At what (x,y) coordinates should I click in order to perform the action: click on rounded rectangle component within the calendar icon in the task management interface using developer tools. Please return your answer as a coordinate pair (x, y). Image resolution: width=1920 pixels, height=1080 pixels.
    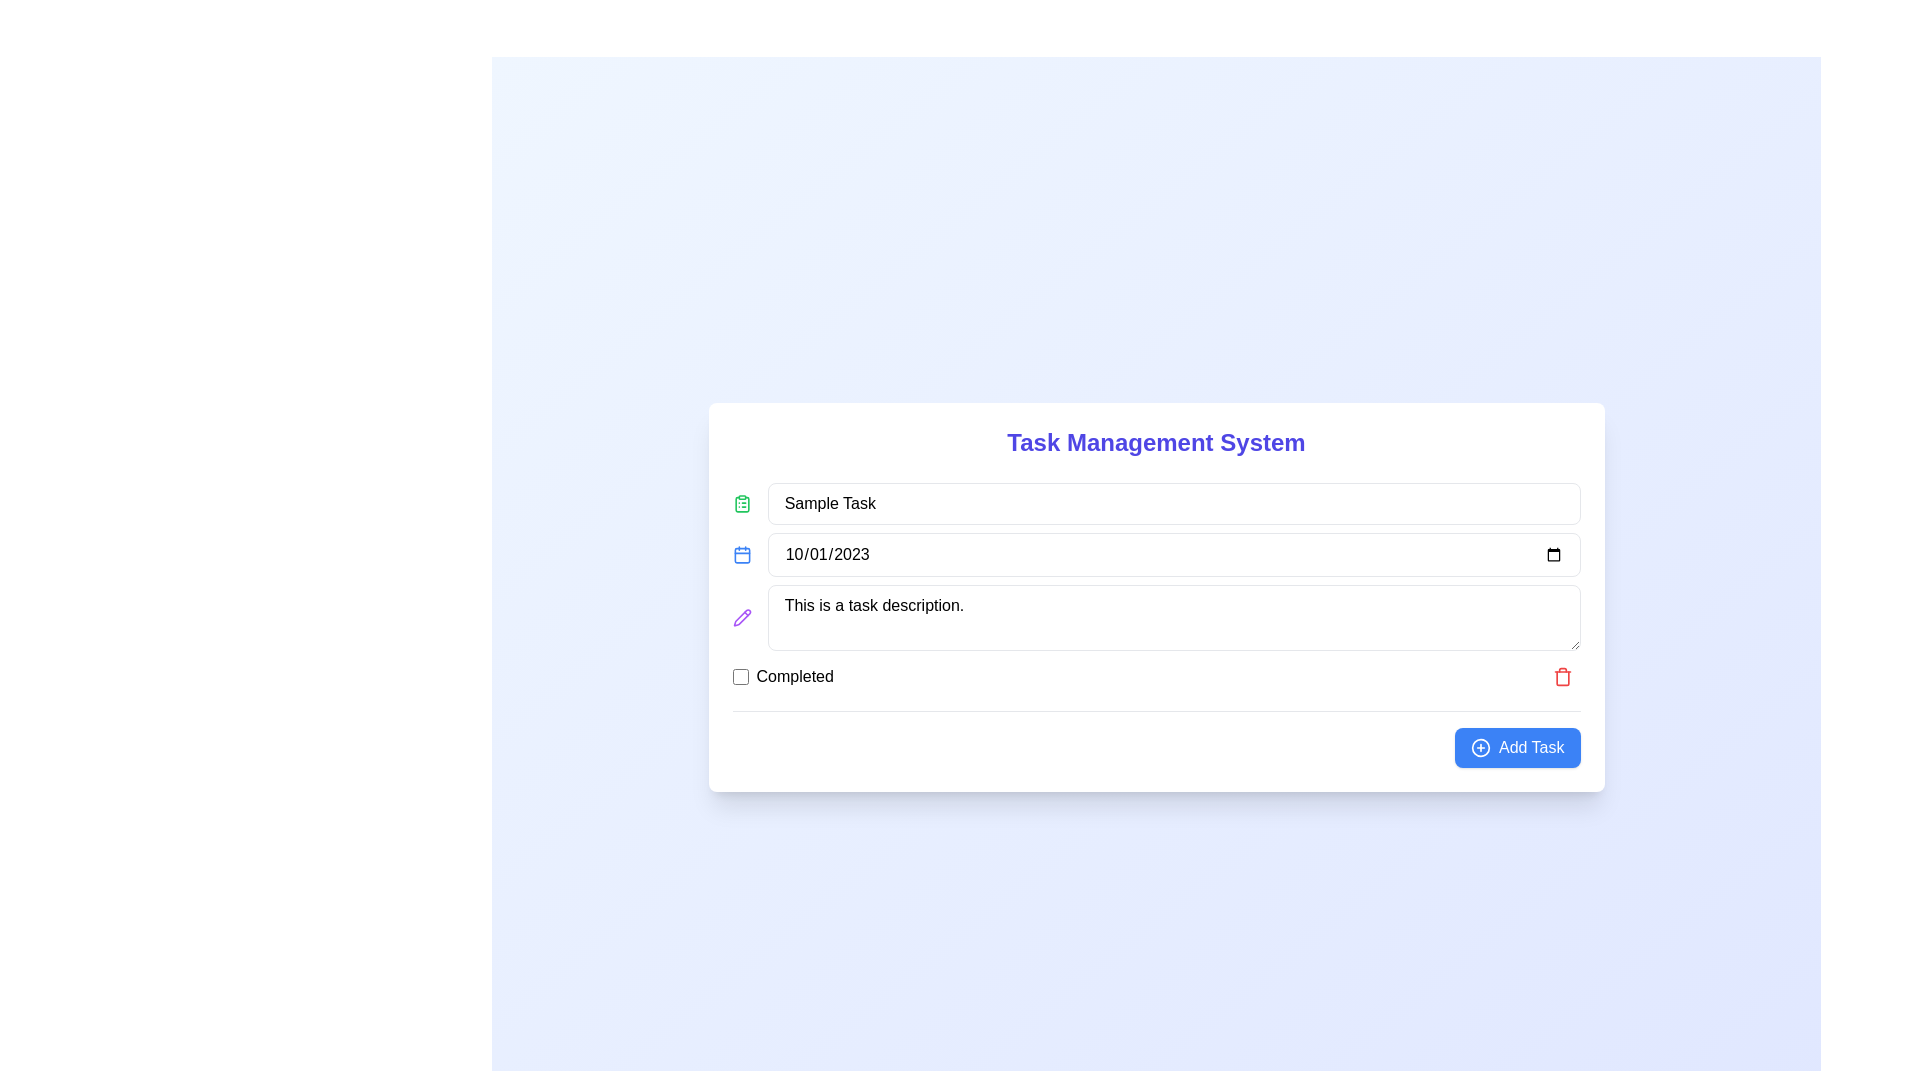
    Looking at the image, I should click on (741, 555).